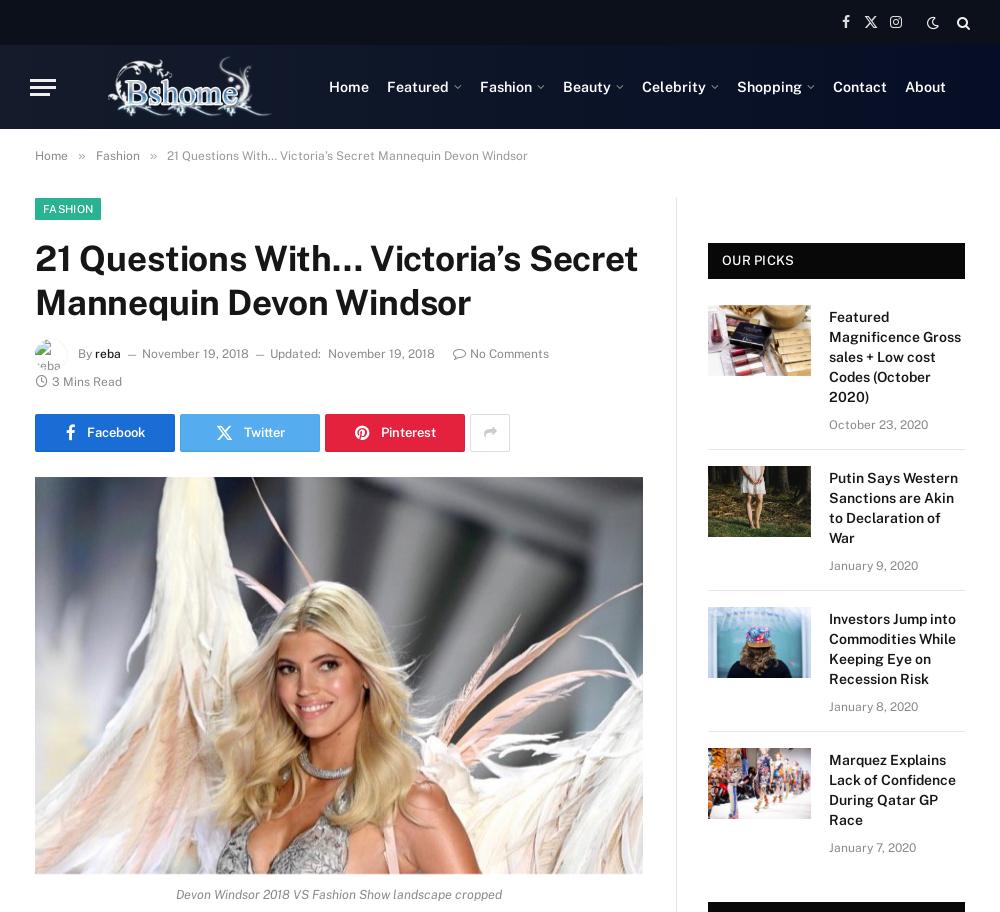 The image size is (1000, 912). Describe the element at coordinates (888, 309) in the screenshot. I see `'Nicki Minaj Makes for Vogue’s Shock and ‘Beautiful’ December 2023 Cowl Star'` at that location.